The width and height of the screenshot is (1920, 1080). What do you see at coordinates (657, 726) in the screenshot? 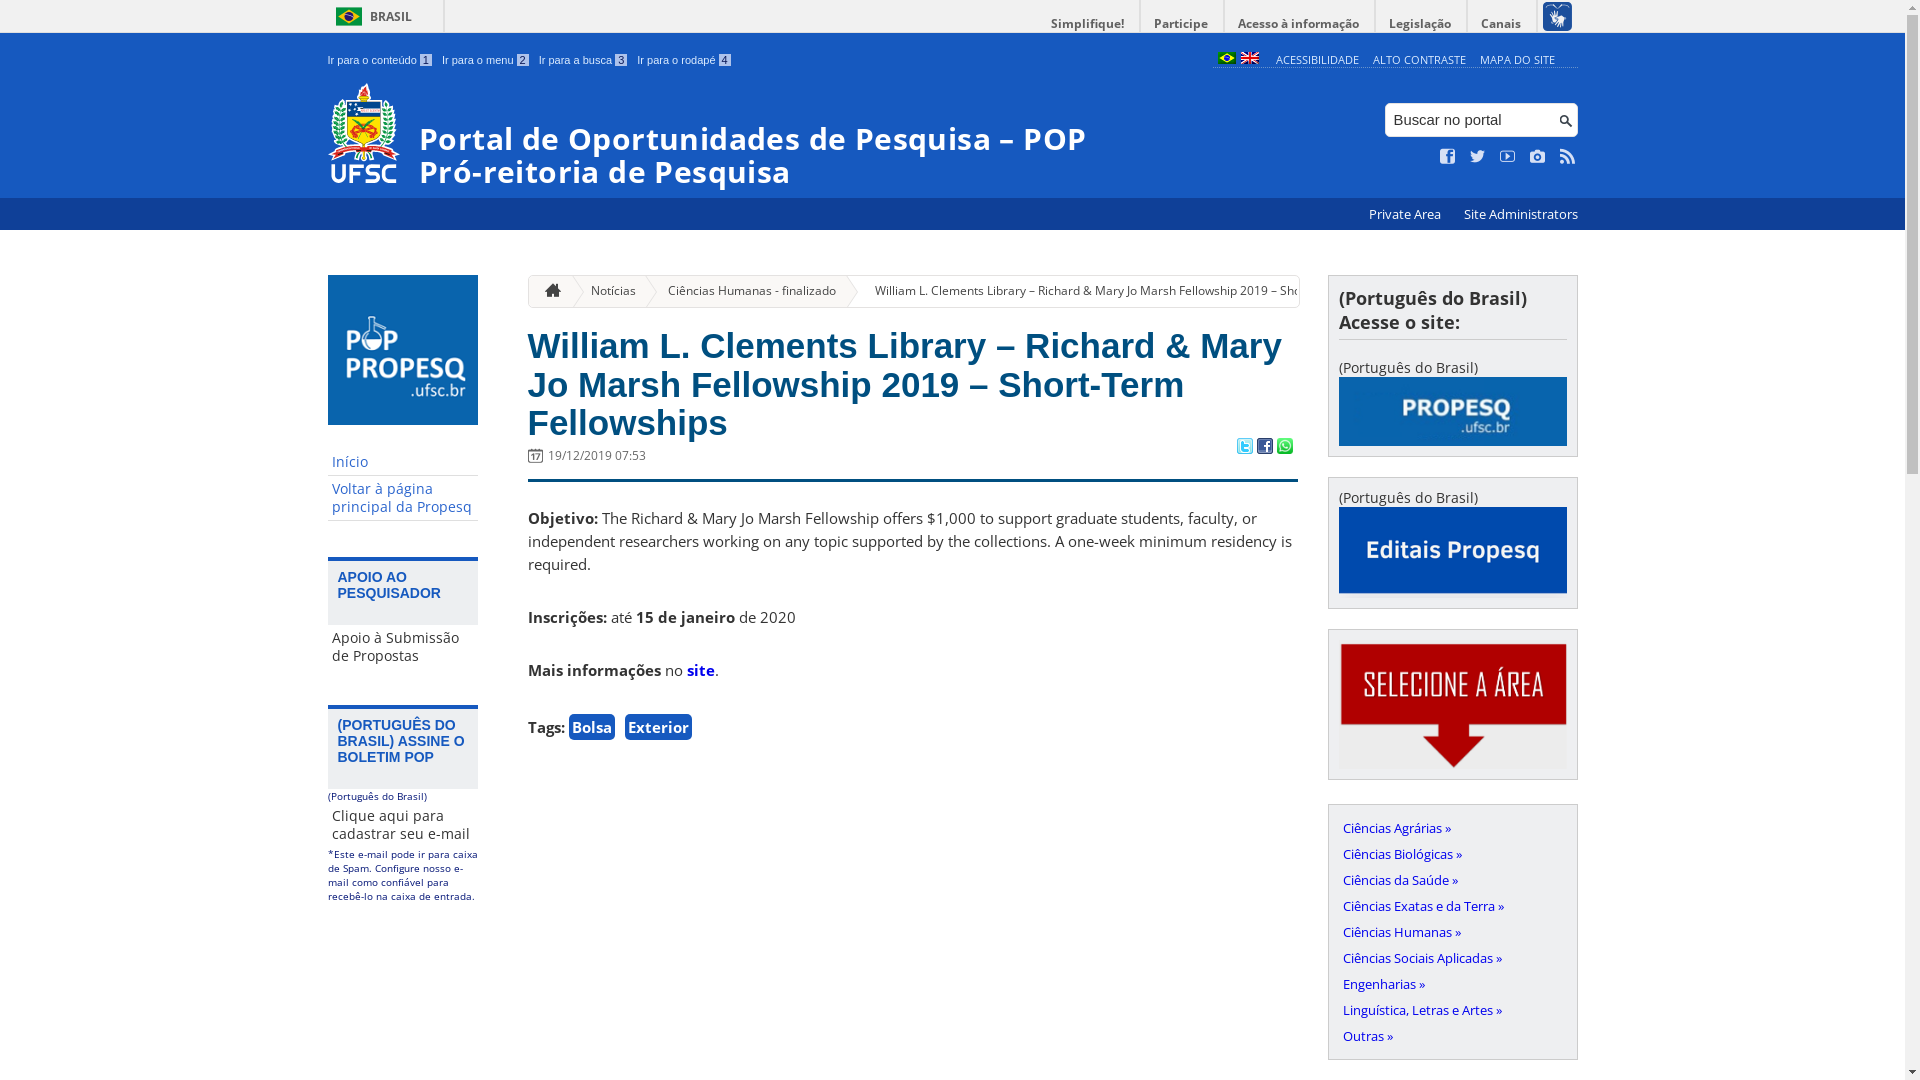
I see `'Exterior'` at bounding box center [657, 726].